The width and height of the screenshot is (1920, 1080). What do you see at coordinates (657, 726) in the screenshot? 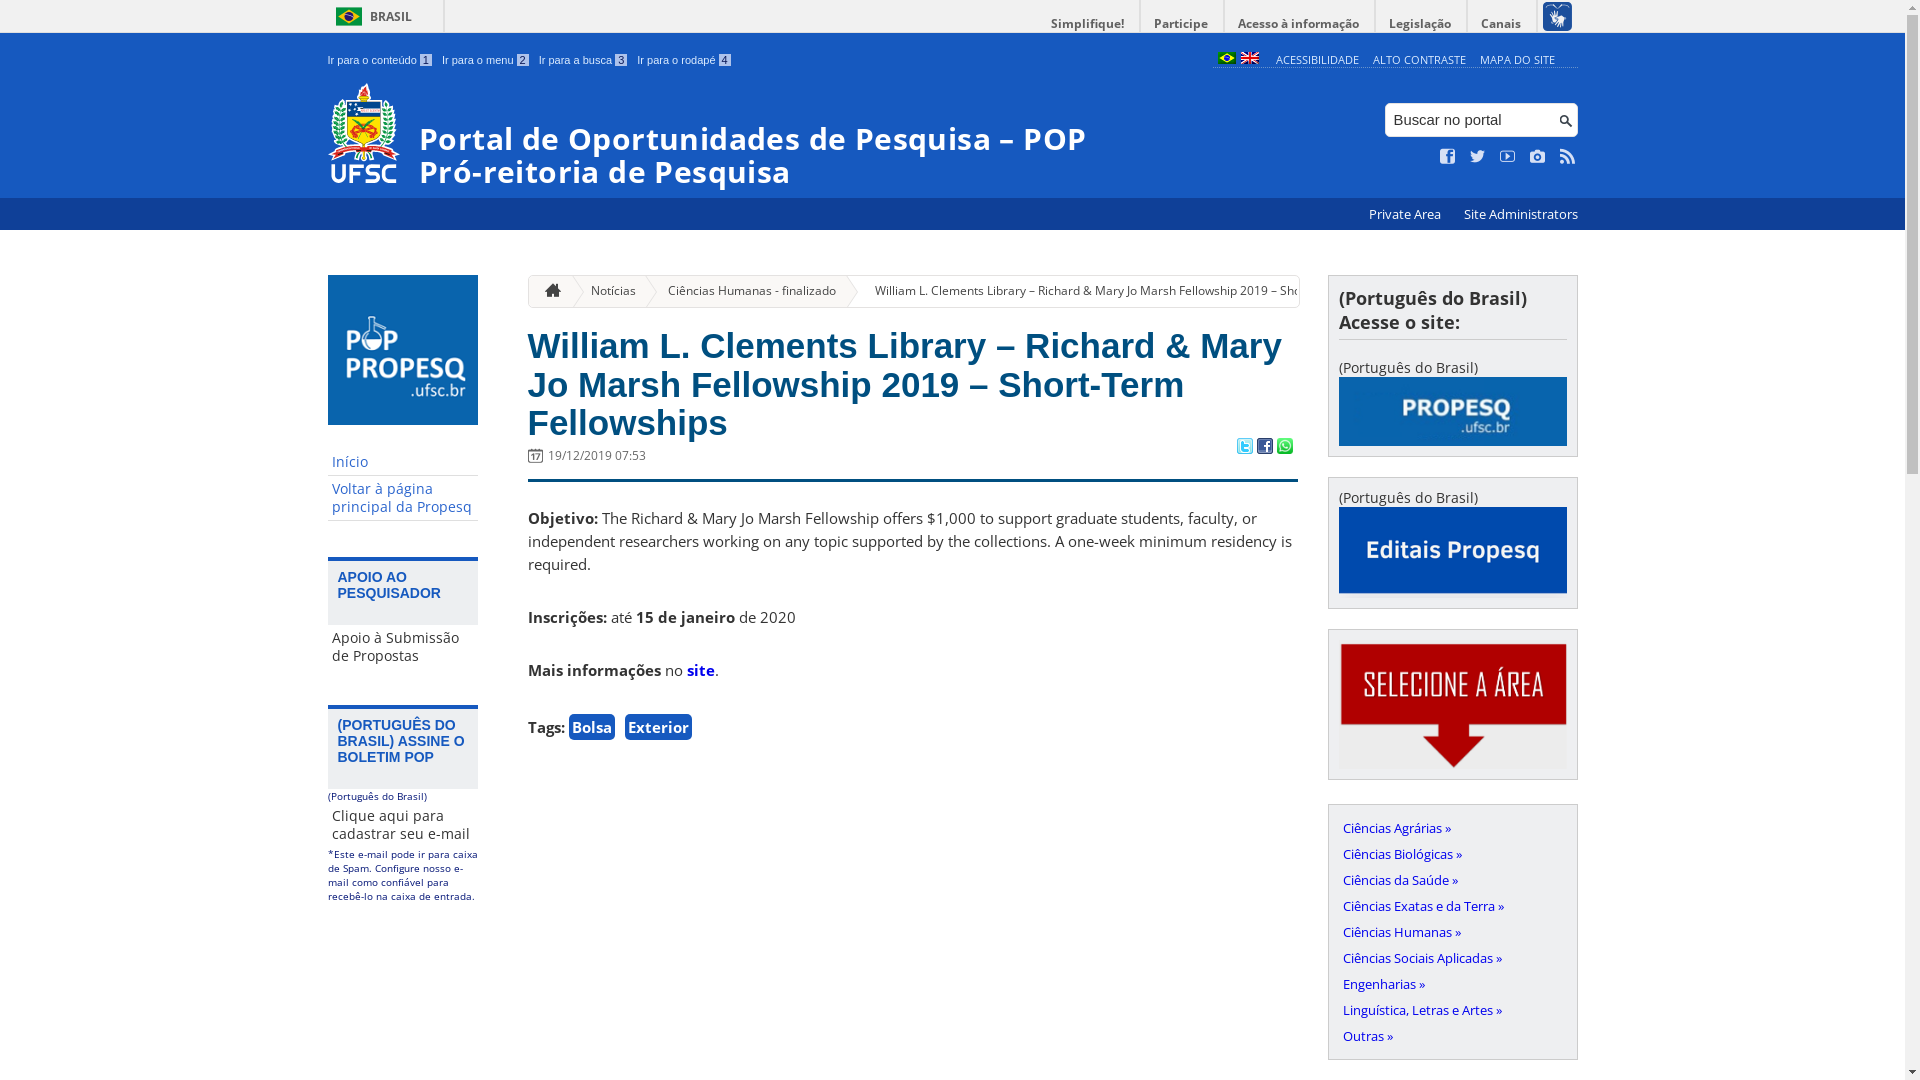
I see `'Exterior'` at bounding box center [657, 726].